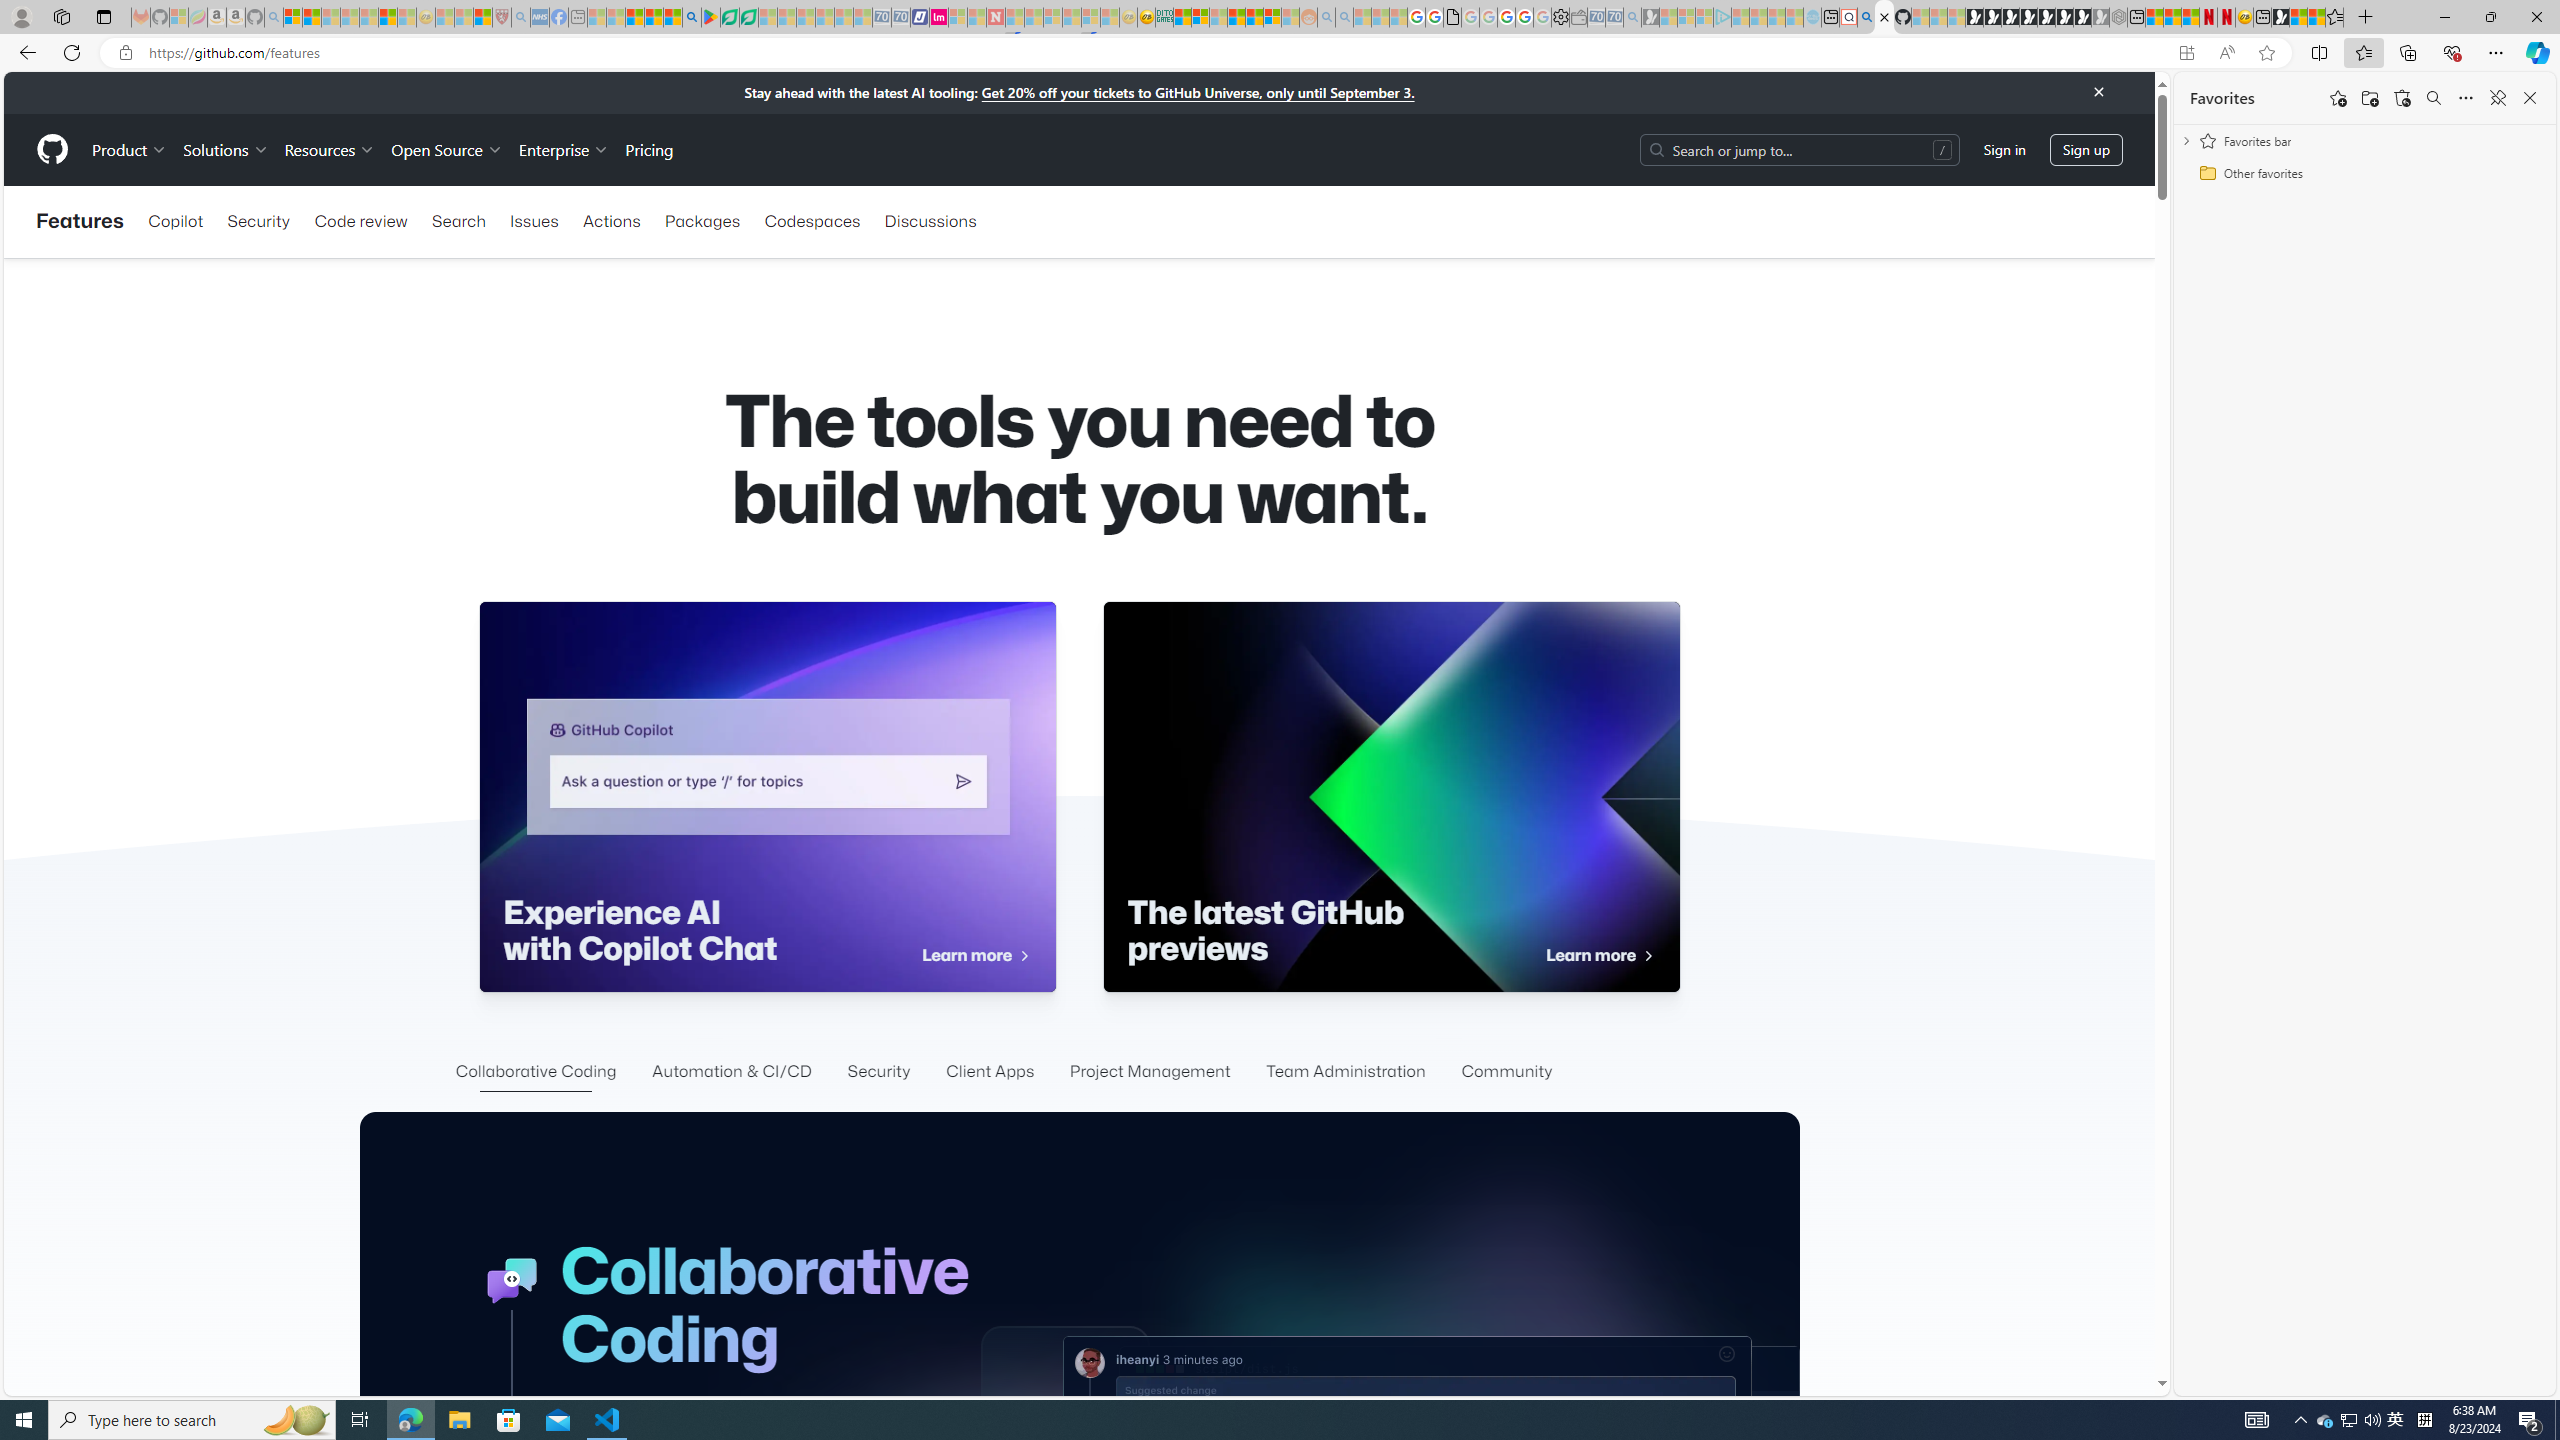 The height and width of the screenshot is (1440, 2560). Describe the element at coordinates (130, 149) in the screenshot. I see `'Product'` at that location.